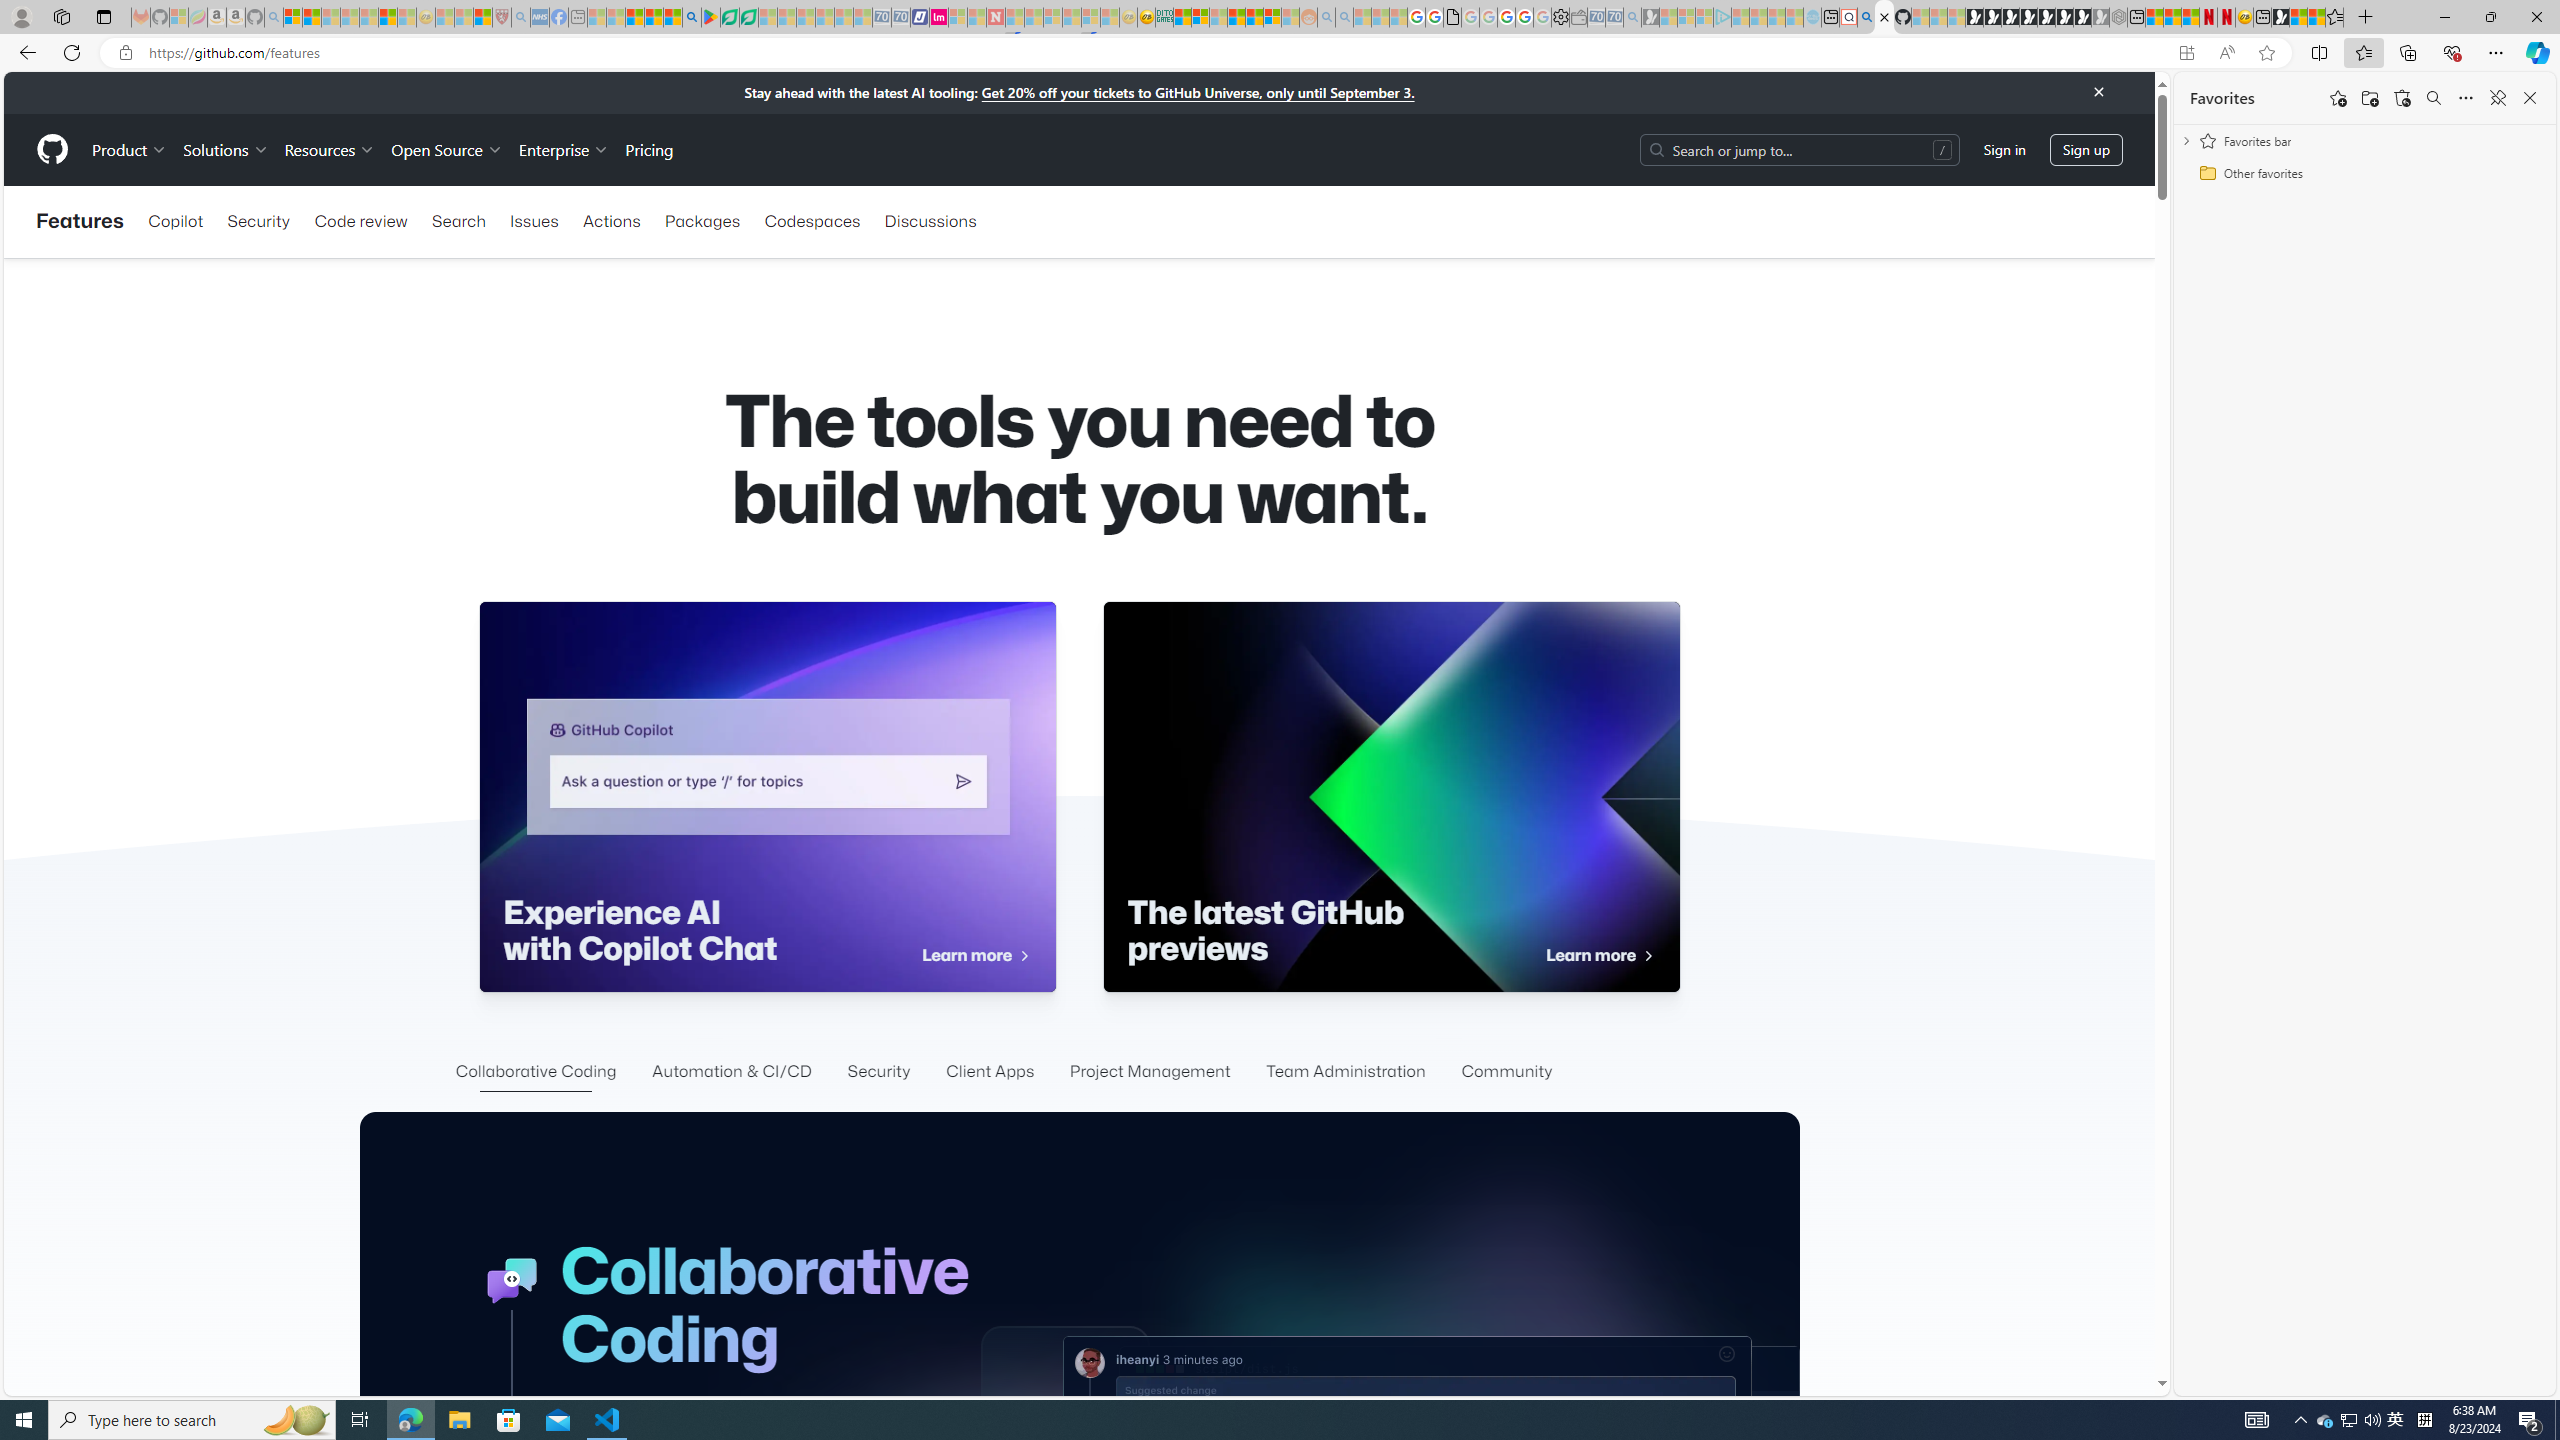 The height and width of the screenshot is (1440, 2560). Describe the element at coordinates (130, 149) in the screenshot. I see `'Product'` at that location.